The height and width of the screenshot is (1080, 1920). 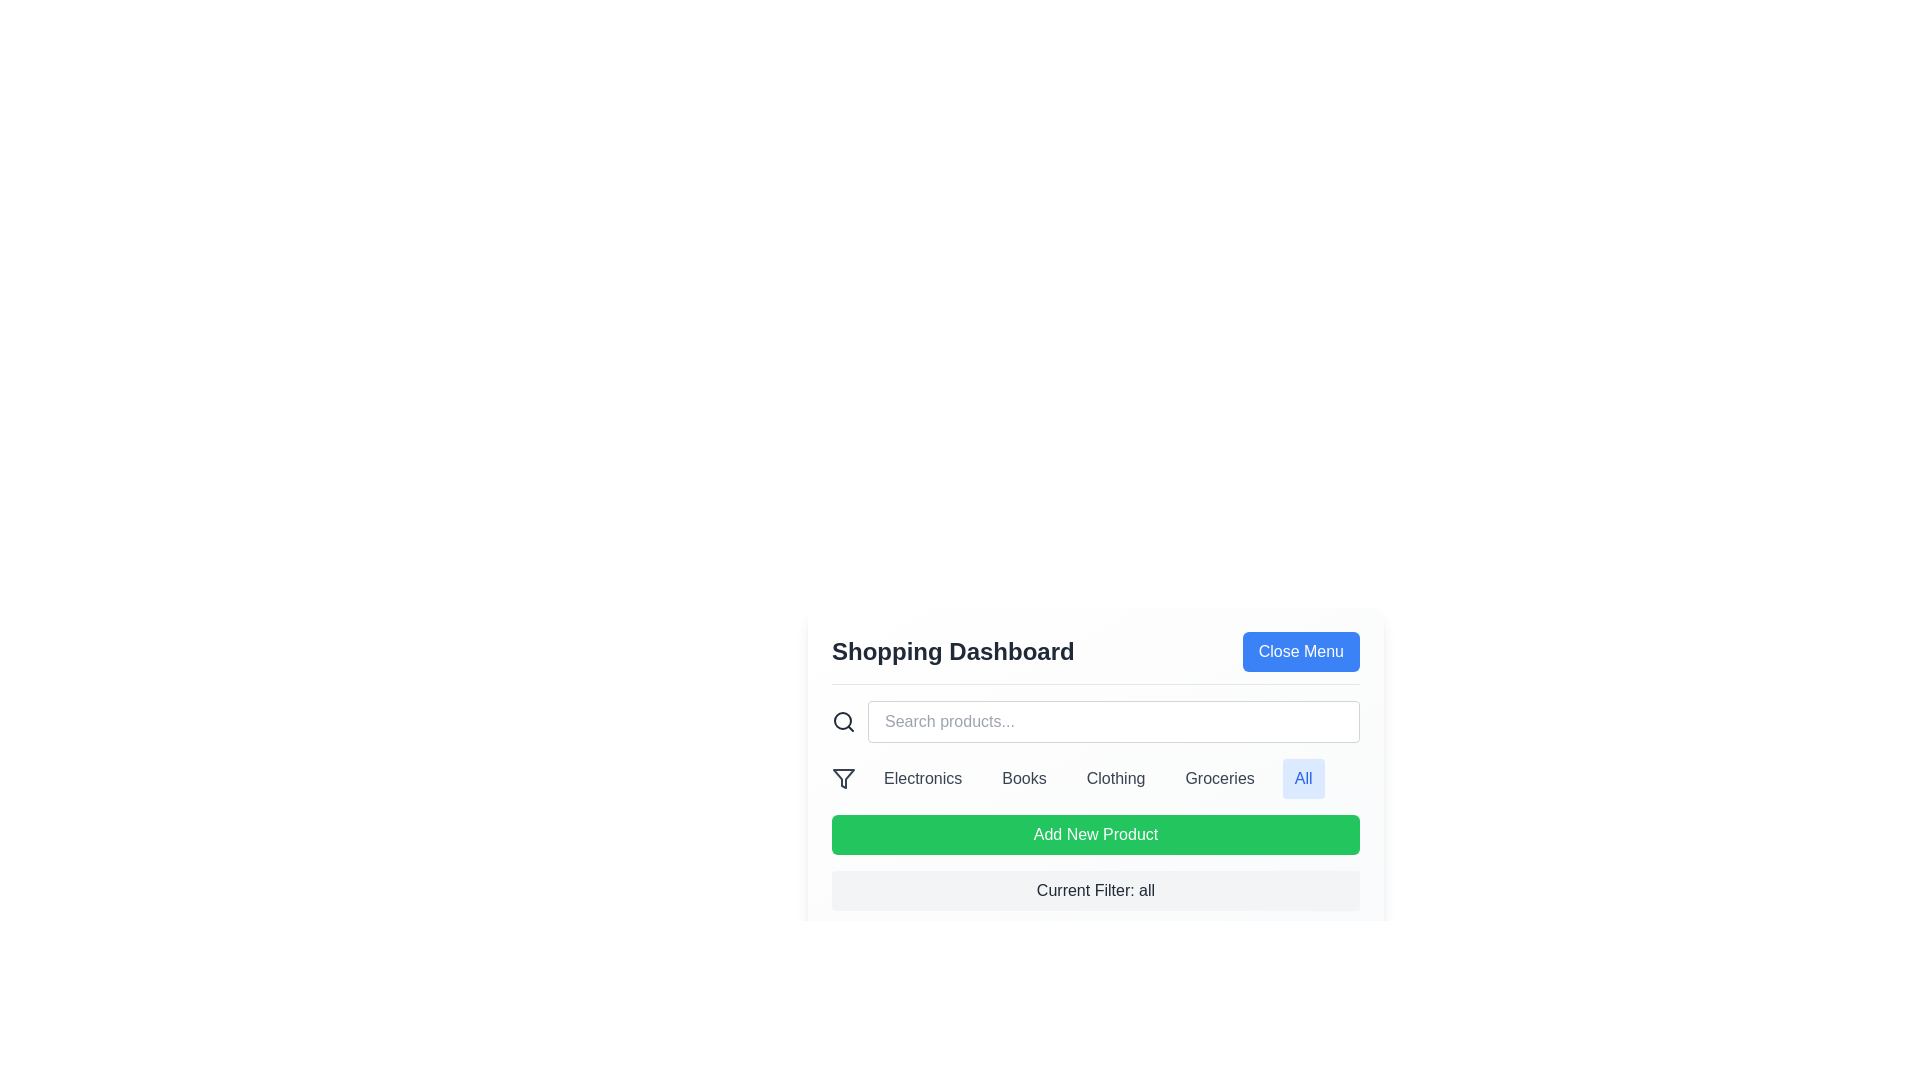 What do you see at coordinates (844, 721) in the screenshot?
I see `the magnifying glass icon located at the top-left corner of the horizontal header bar to receive feedback or hints` at bounding box center [844, 721].